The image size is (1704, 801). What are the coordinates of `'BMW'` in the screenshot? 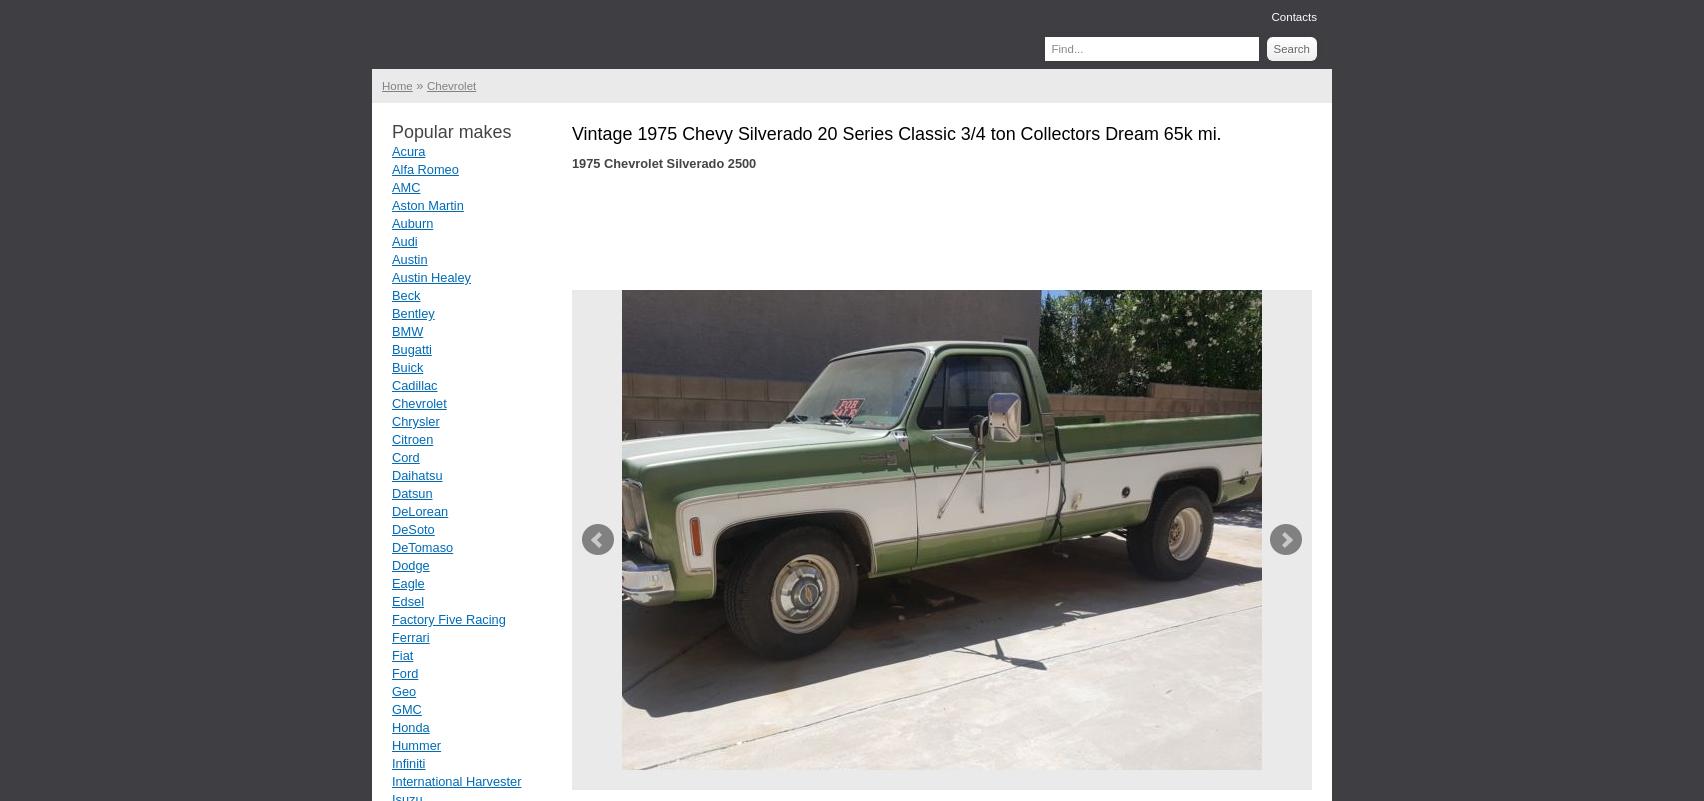 It's located at (406, 330).